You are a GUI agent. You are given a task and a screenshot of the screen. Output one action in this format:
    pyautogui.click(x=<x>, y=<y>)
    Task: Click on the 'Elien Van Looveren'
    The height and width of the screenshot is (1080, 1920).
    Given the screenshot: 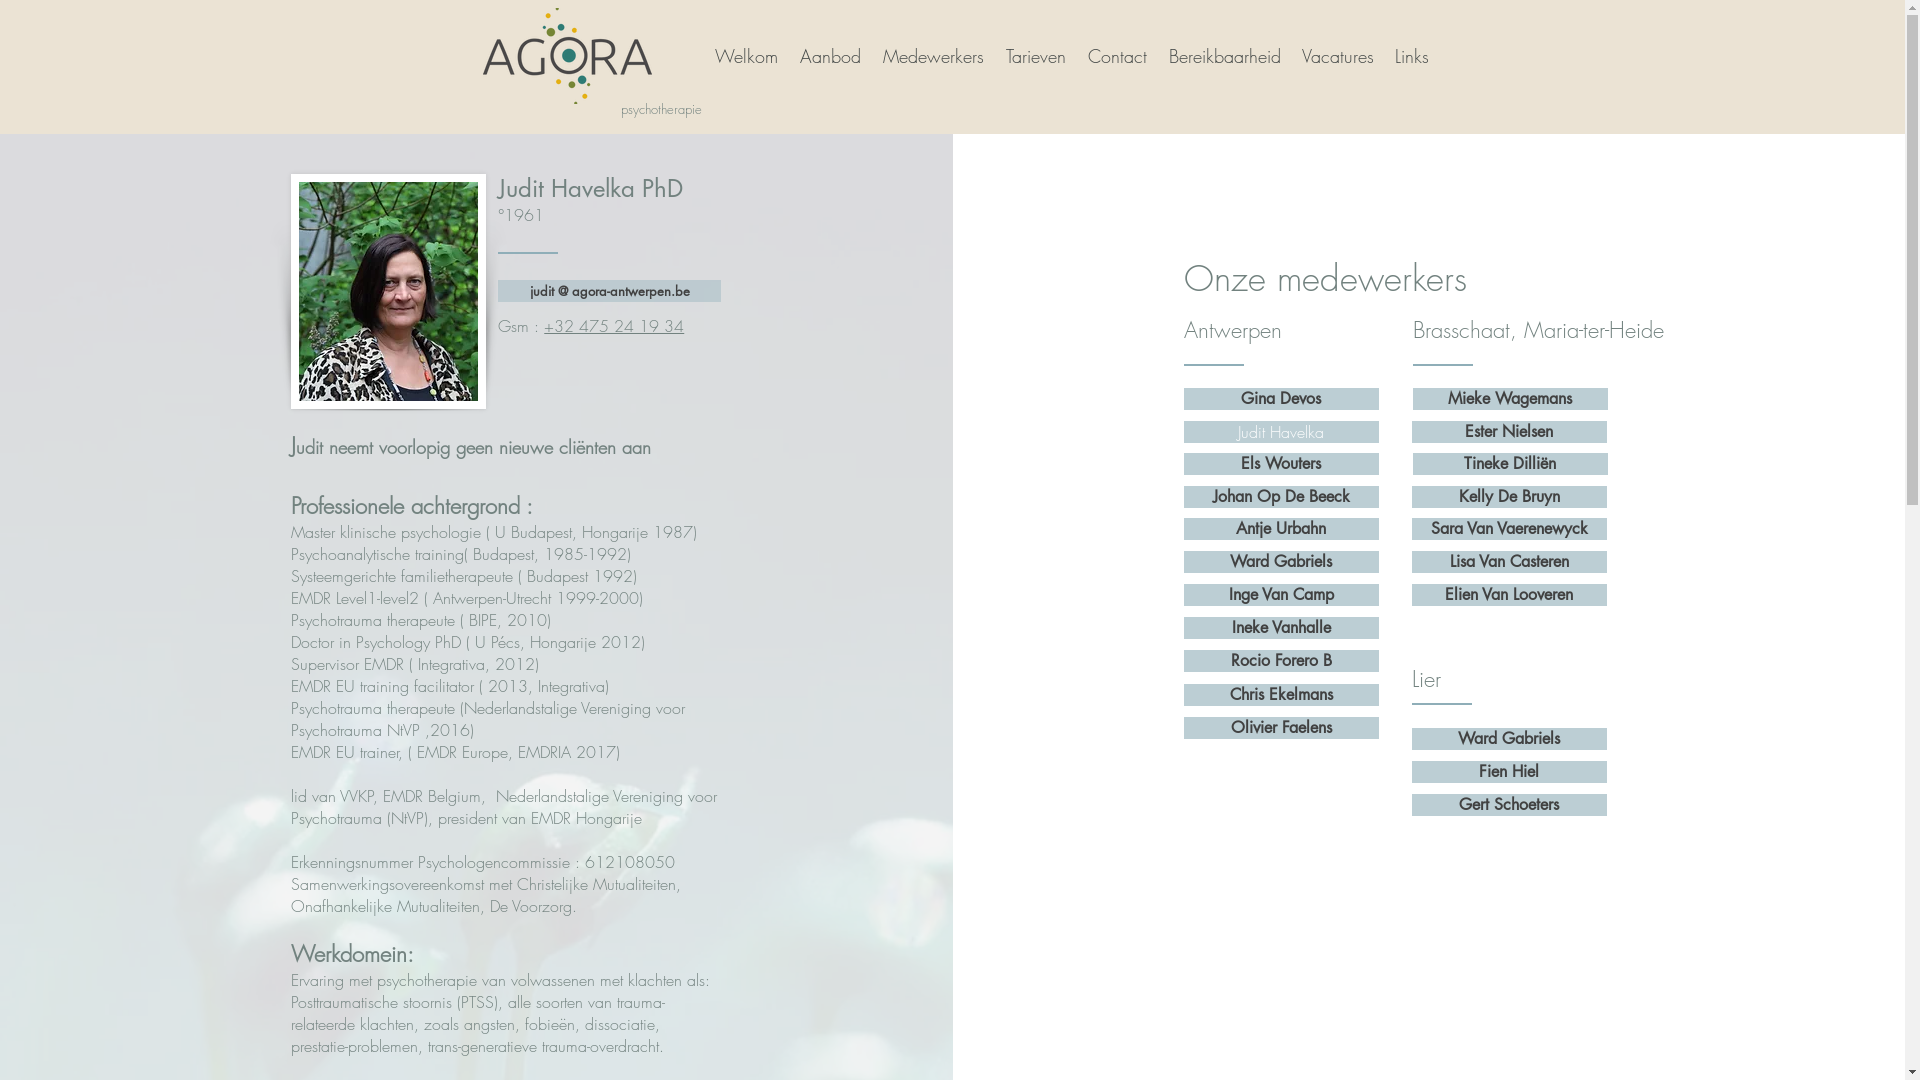 What is the action you would take?
    pyautogui.click(x=1509, y=593)
    